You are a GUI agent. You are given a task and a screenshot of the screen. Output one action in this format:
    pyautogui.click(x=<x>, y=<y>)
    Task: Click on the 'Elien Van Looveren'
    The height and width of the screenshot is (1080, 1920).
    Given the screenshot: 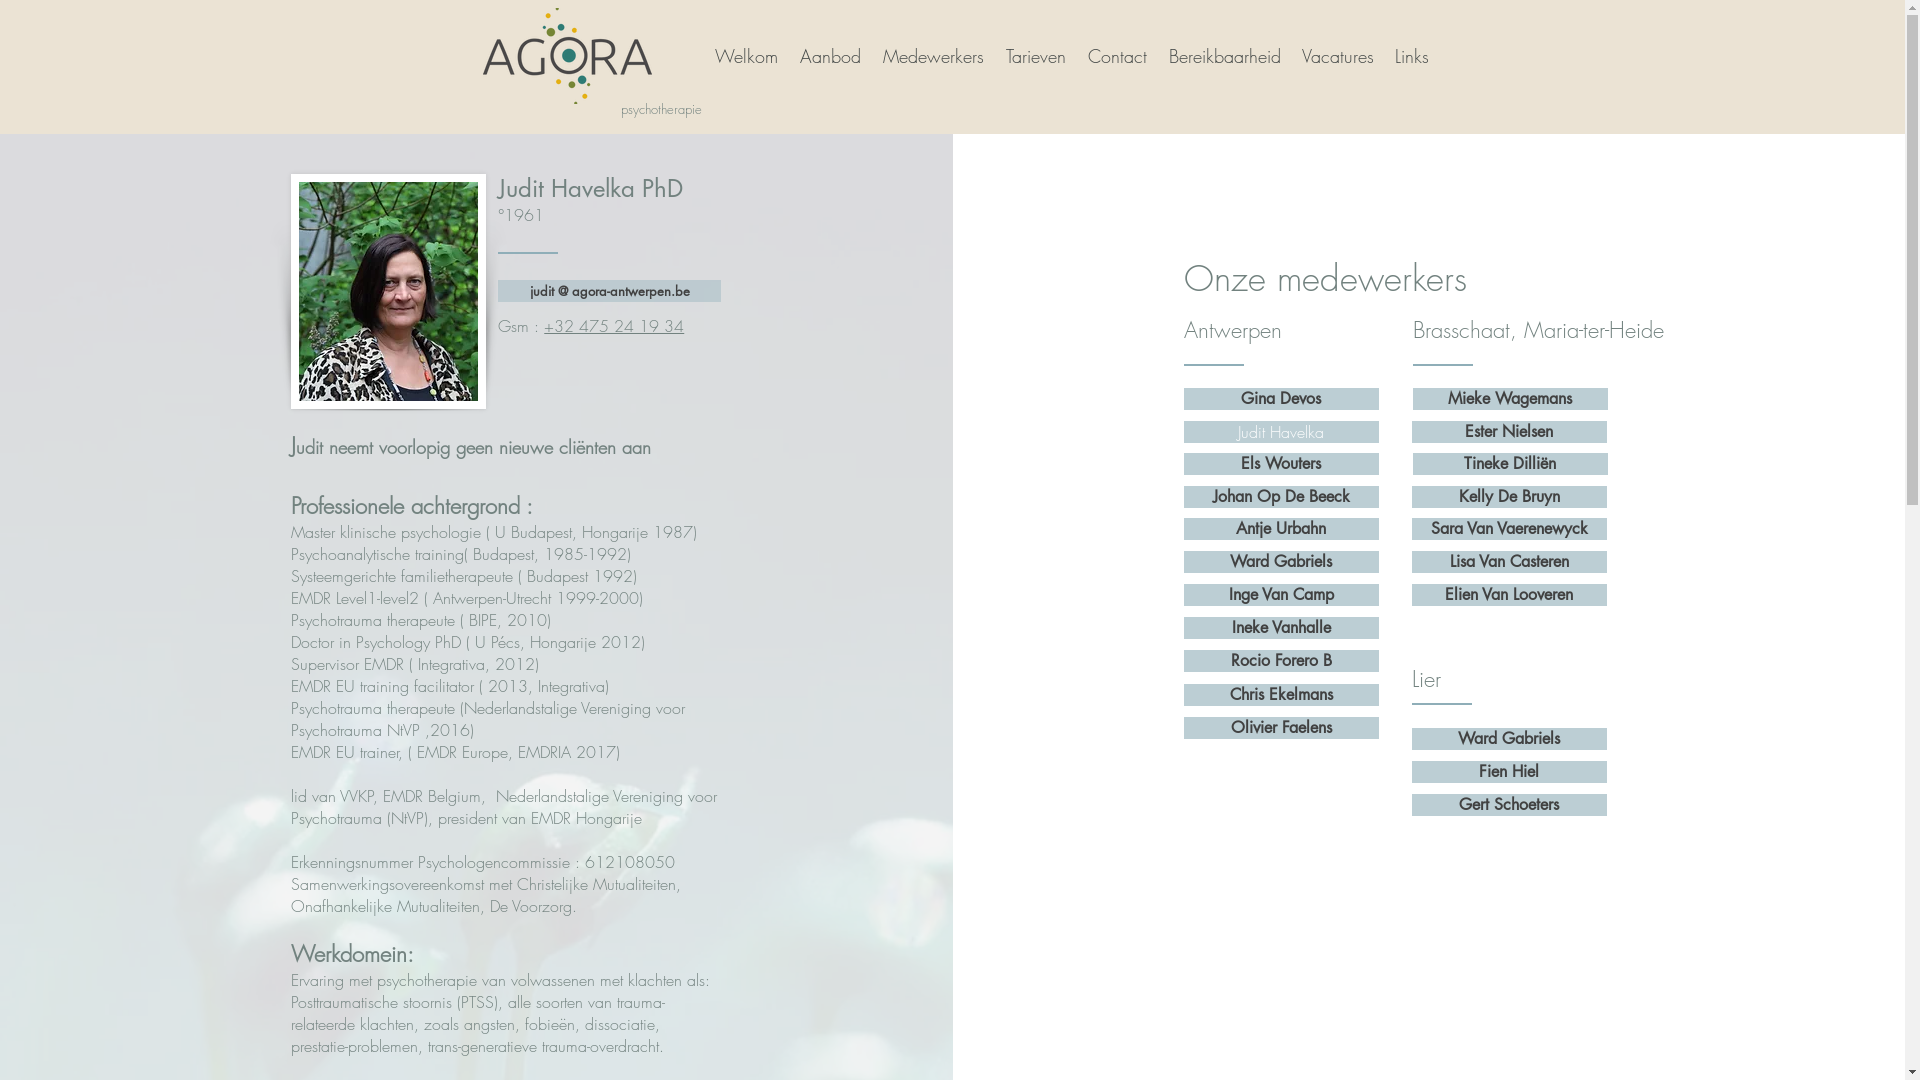 What is the action you would take?
    pyautogui.click(x=1509, y=593)
    